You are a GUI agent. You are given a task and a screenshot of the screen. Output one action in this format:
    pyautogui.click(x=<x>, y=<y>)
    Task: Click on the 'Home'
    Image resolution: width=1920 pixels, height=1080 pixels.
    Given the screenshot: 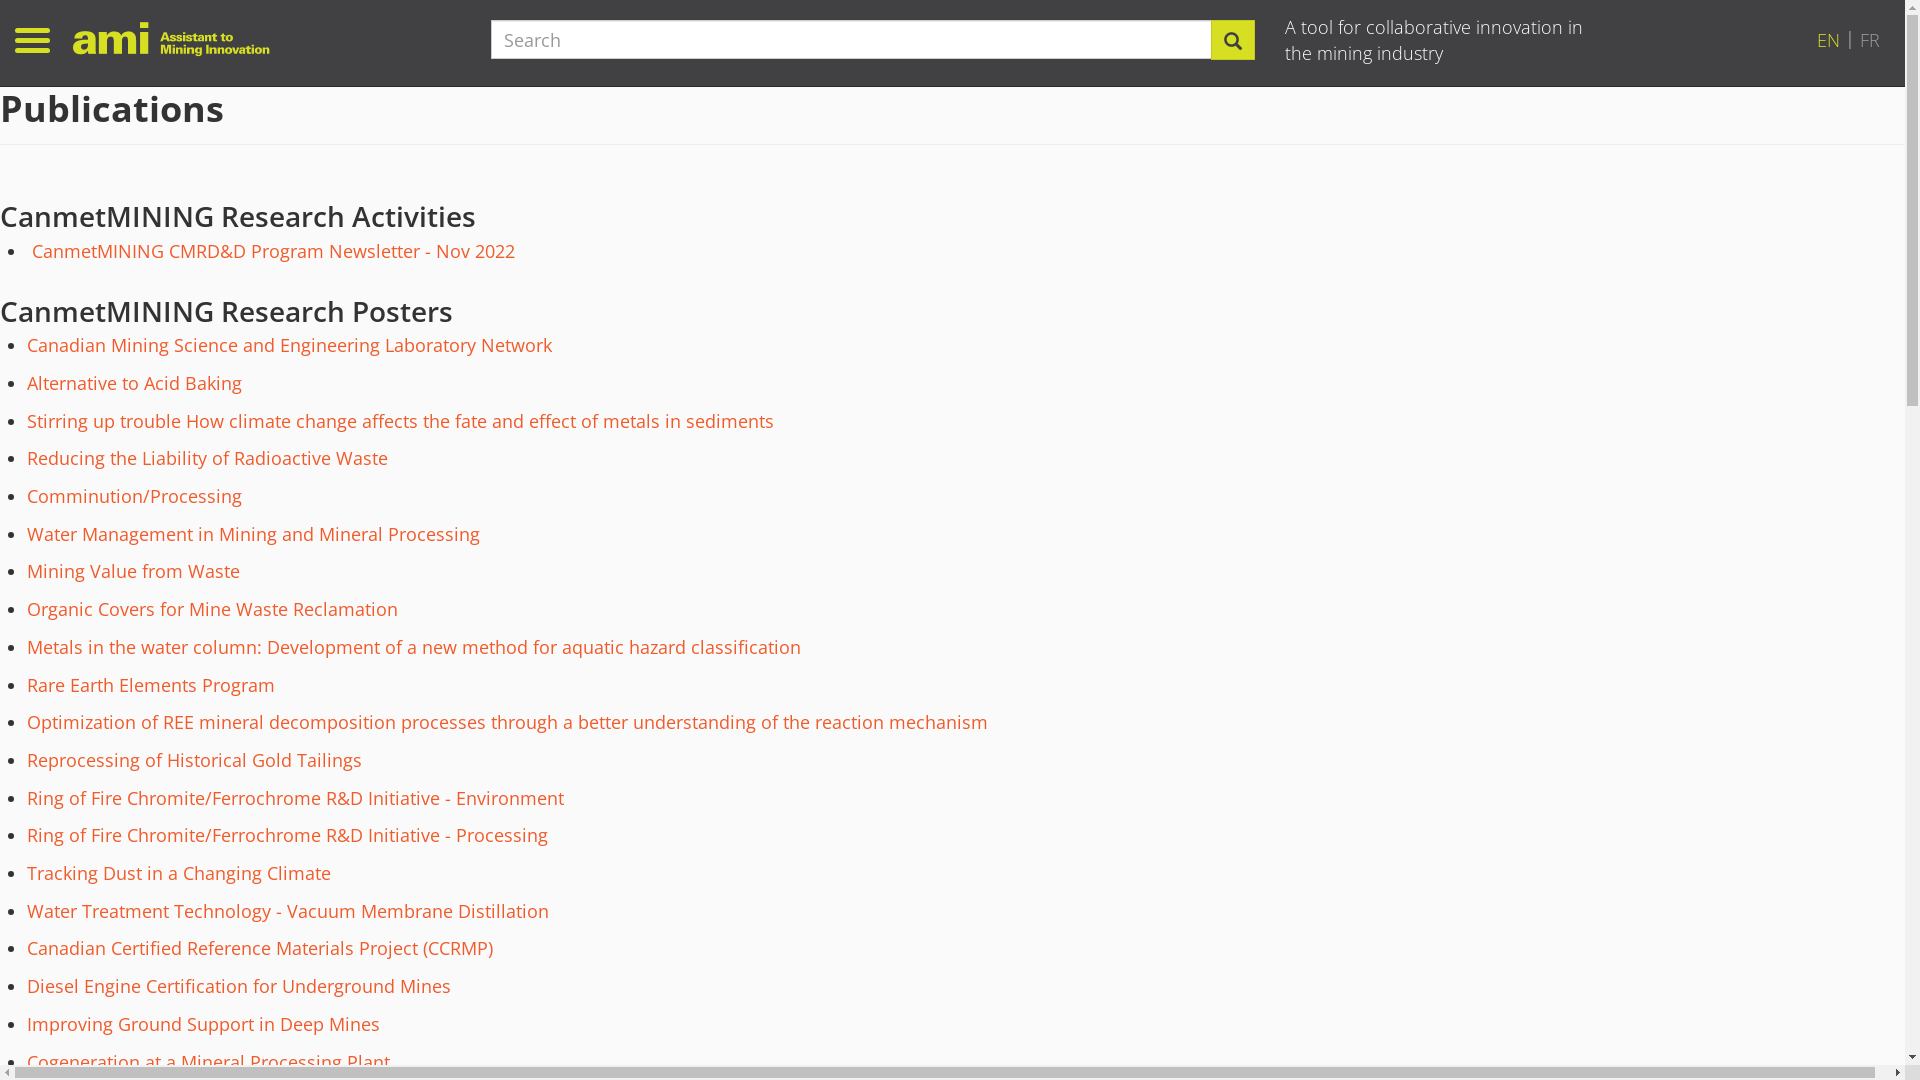 What is the action you would take?
    pyautogui.click(x=71, y=38)
    